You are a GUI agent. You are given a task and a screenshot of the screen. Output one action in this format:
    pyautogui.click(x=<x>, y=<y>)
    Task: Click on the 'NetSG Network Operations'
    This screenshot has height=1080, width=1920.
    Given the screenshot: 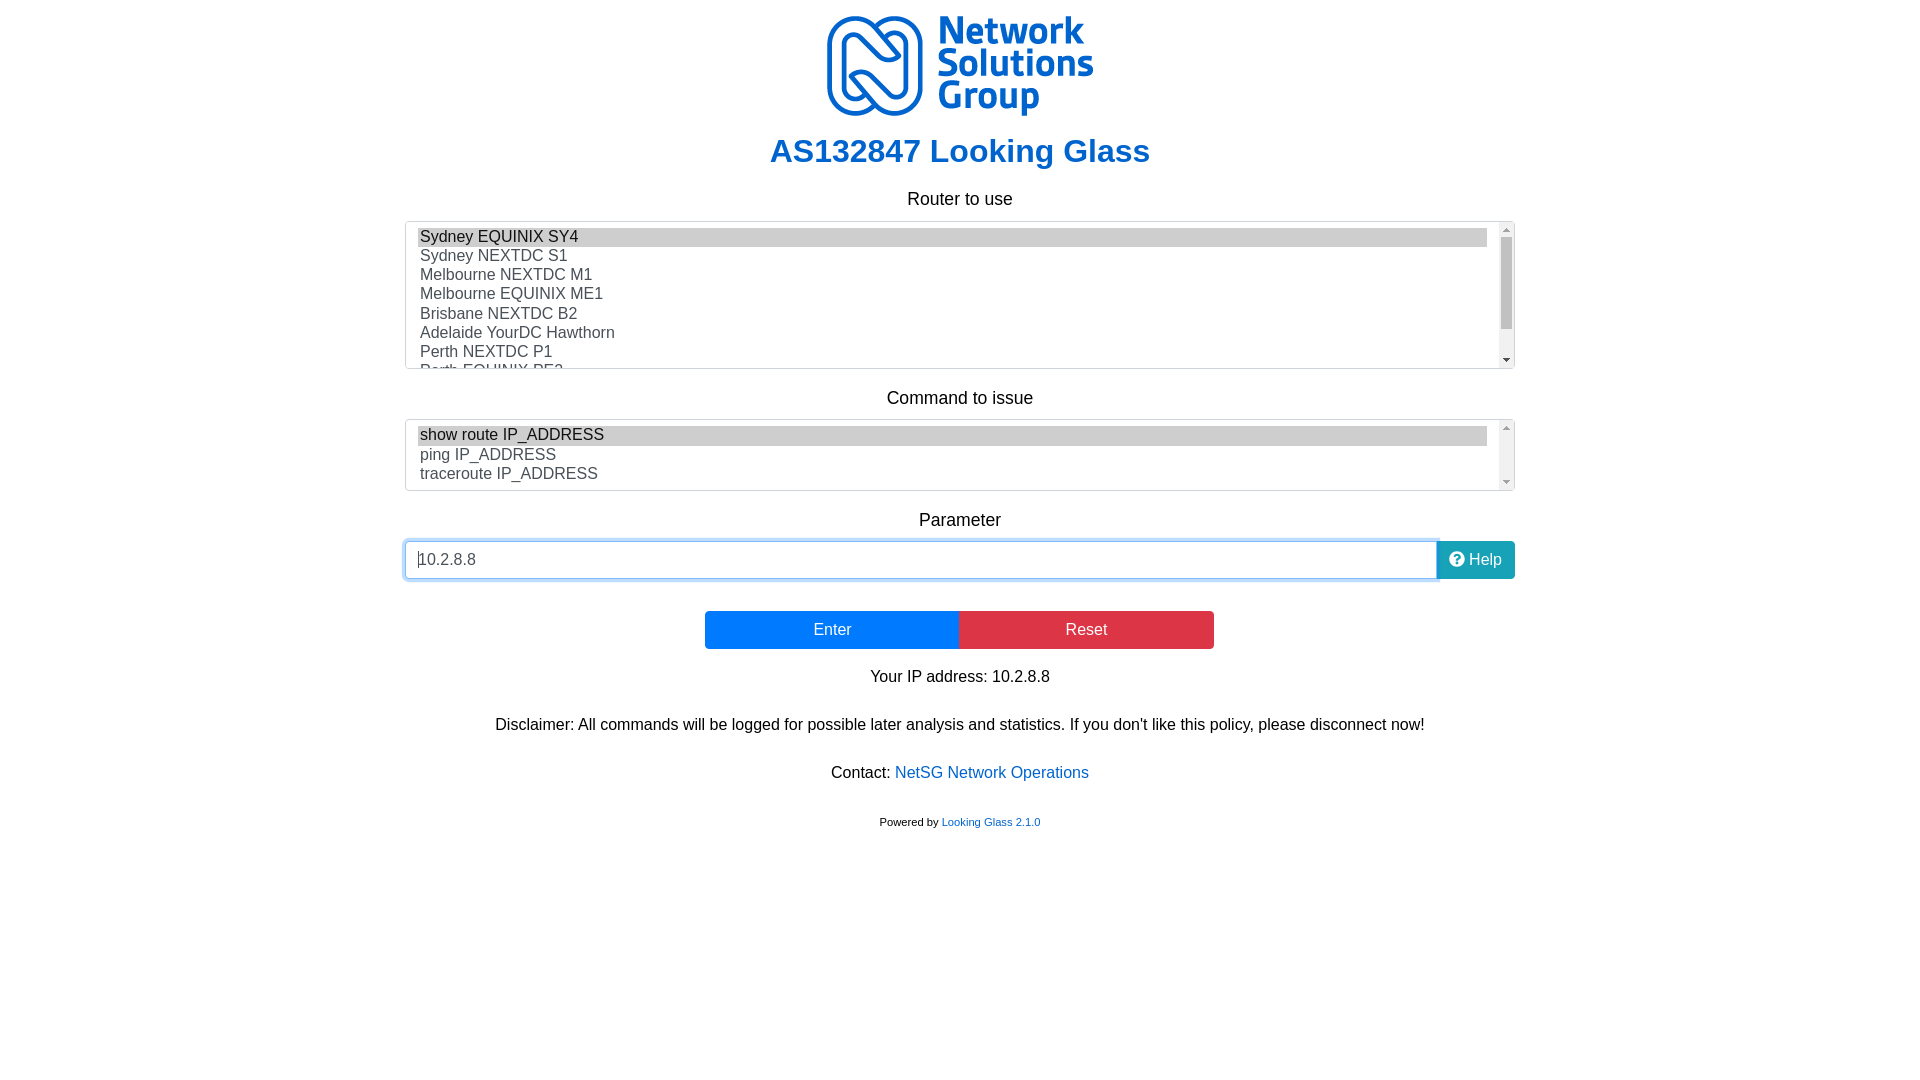 What is the action you would take?
    pyautogui.click(x=992, y=771)
    